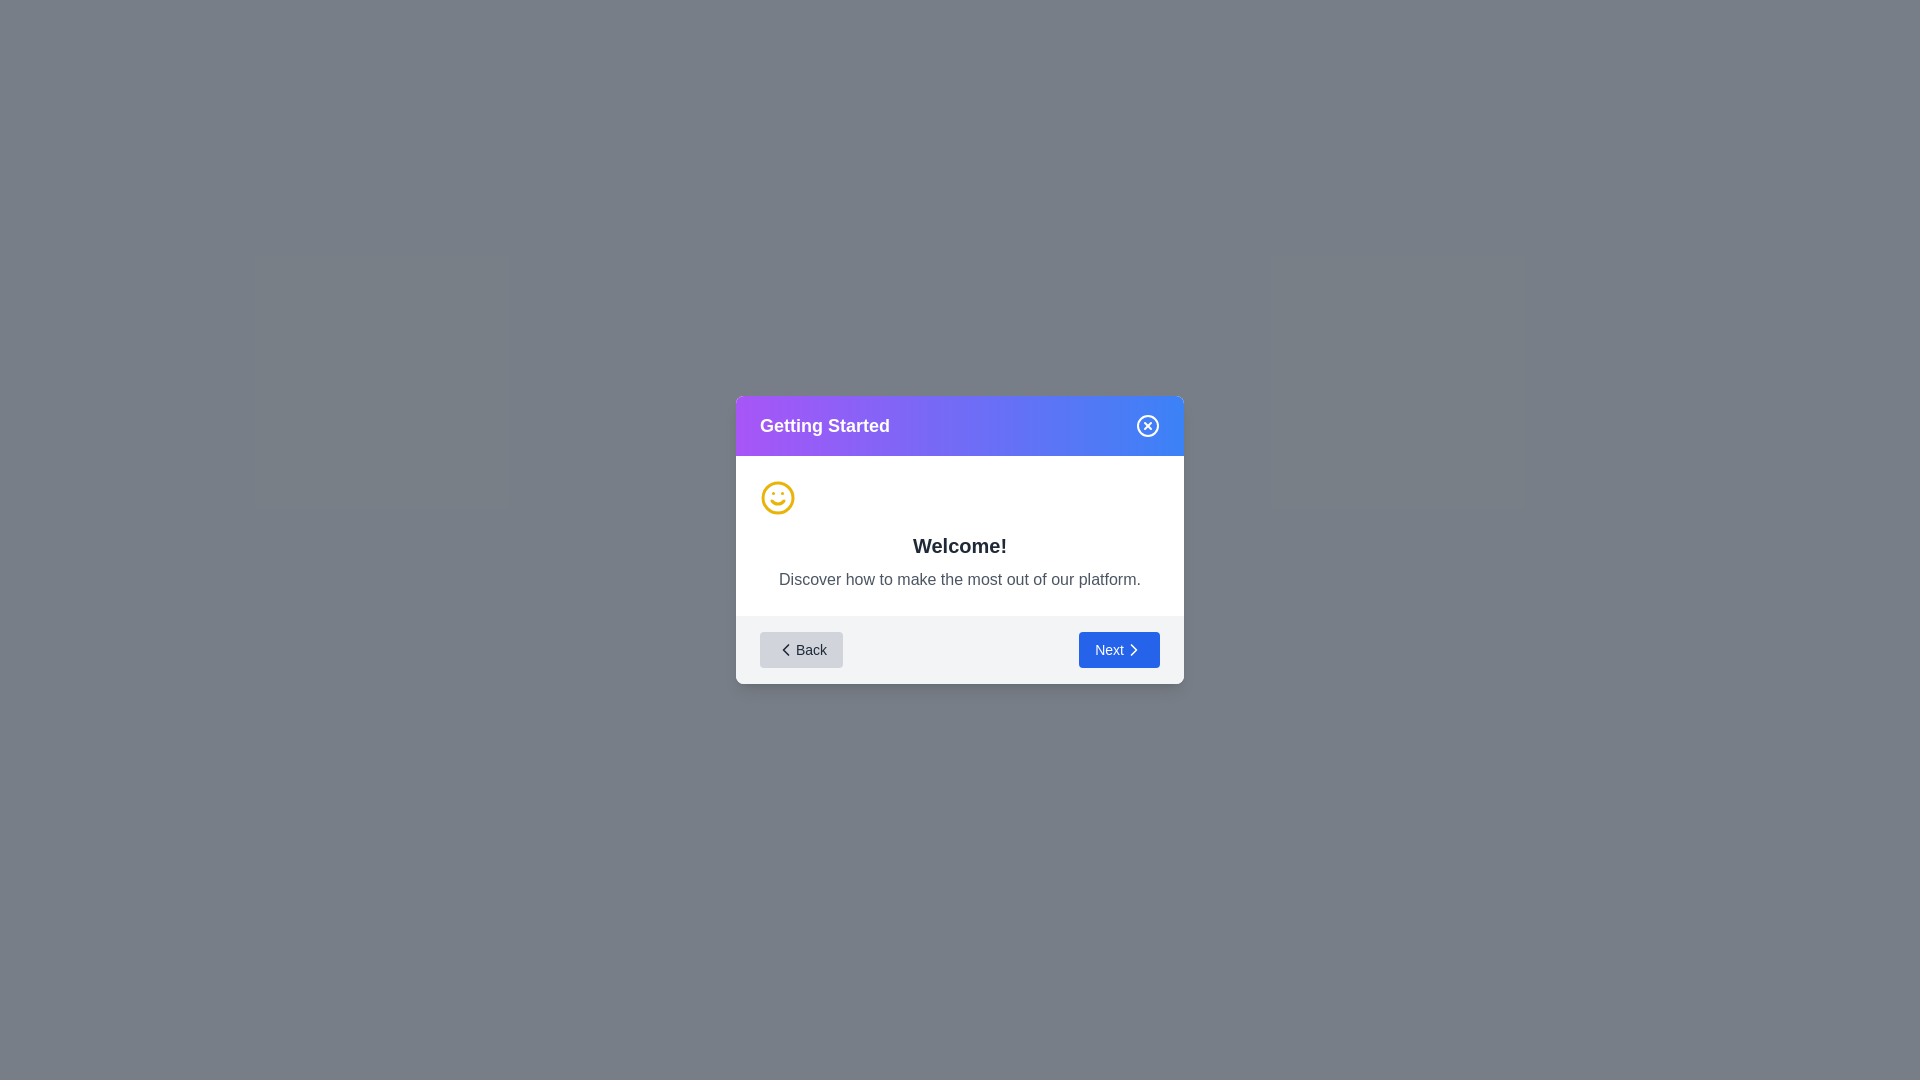 This screenshot has width=1920, height=1080. What do you see at coordinates (785, 650) in the screenshot?
I see `the small triangular arrowhead icon pointing left, which is located at the center of the 'Back' button in the bottom-left corner of the dialog box` at bounding box center [785, 650].